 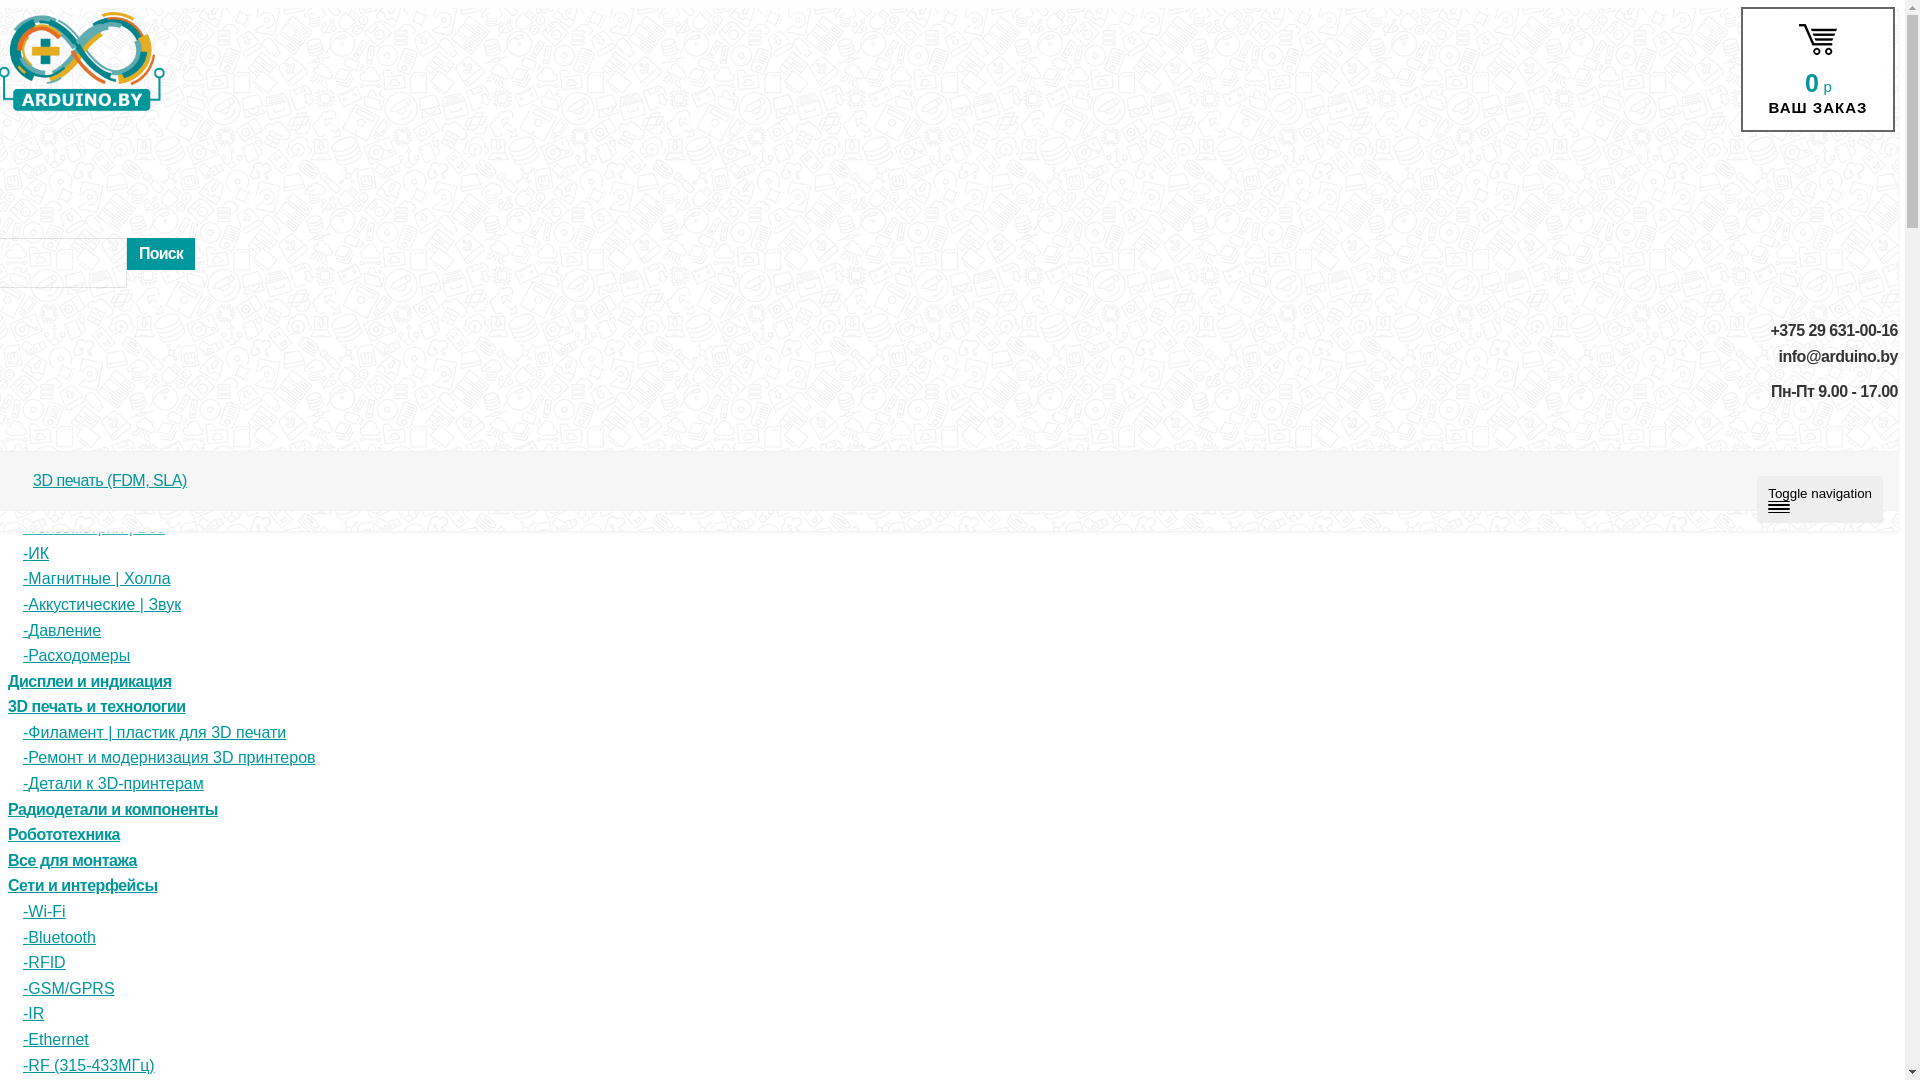 I want to click on 'Ethernet', so click(x=56, y=1038).